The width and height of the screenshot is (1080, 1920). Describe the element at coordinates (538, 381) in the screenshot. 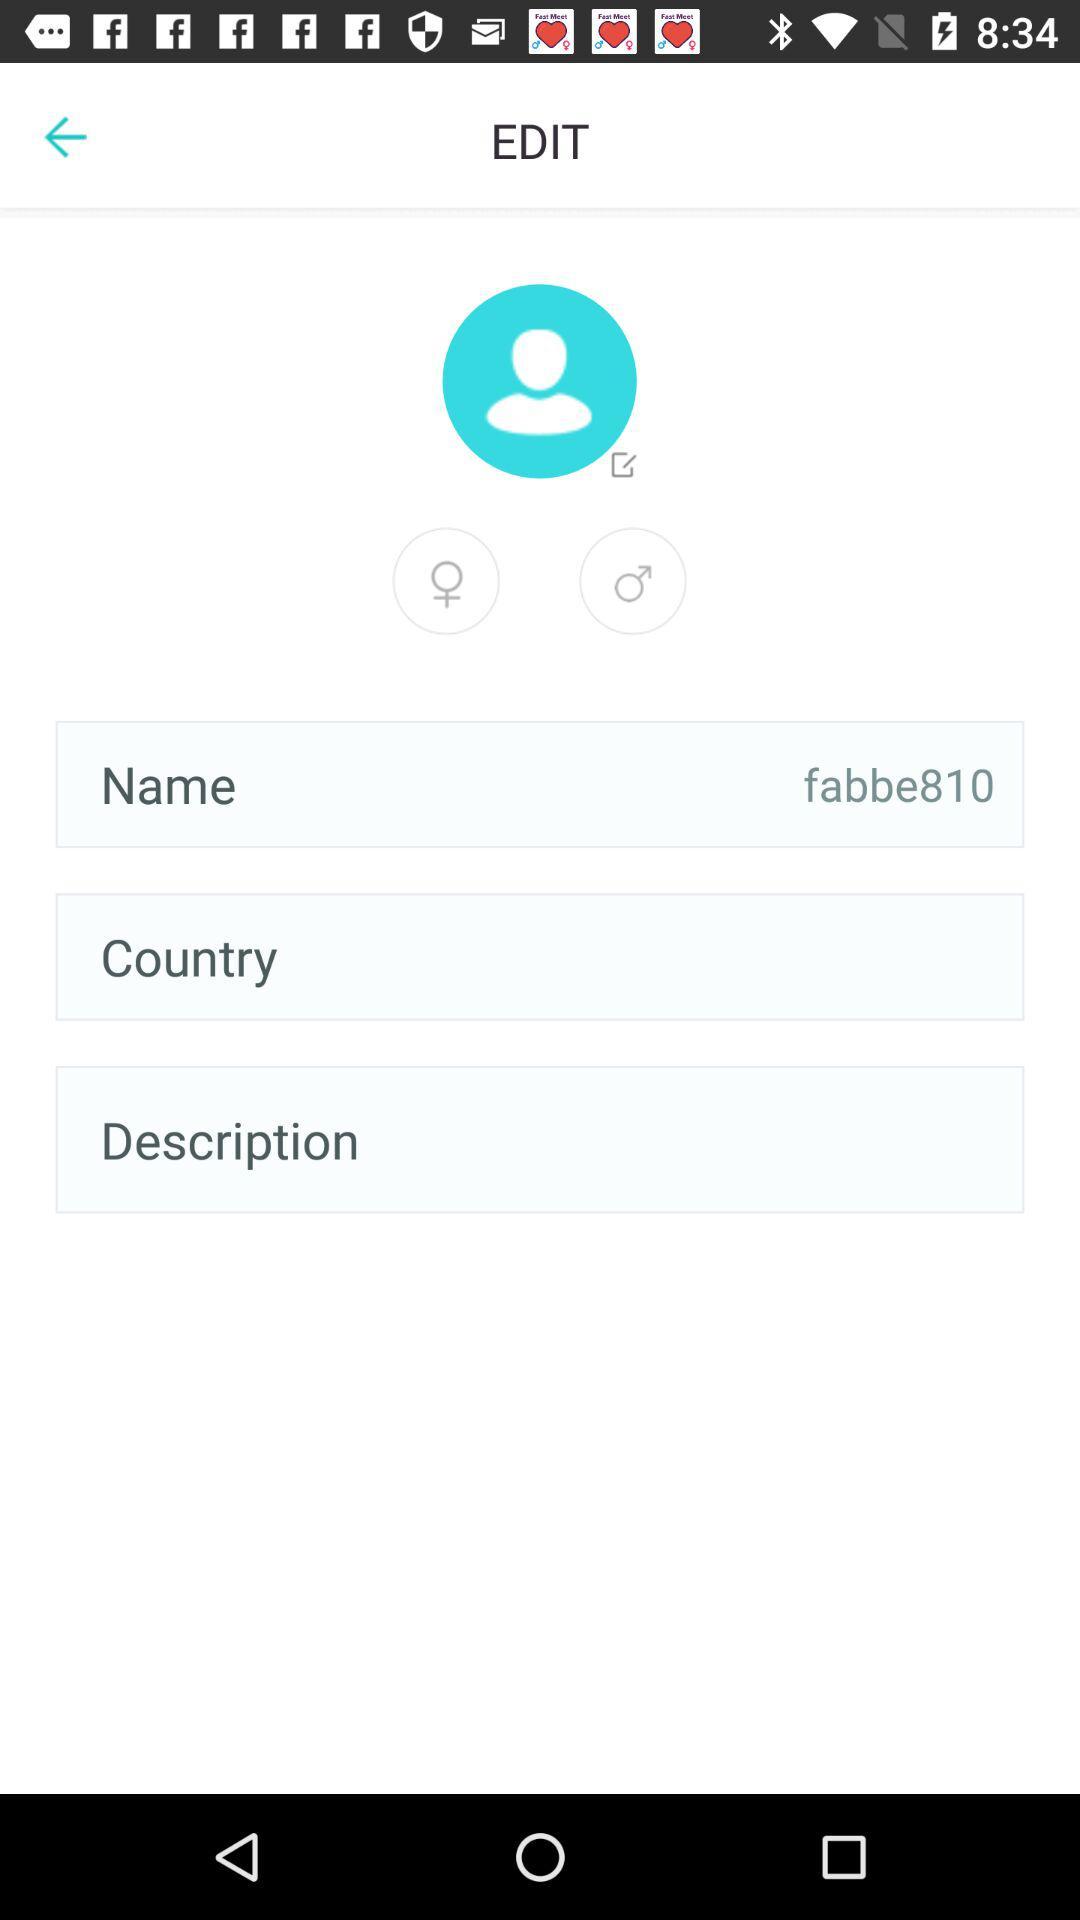

I see `account info` at that location.